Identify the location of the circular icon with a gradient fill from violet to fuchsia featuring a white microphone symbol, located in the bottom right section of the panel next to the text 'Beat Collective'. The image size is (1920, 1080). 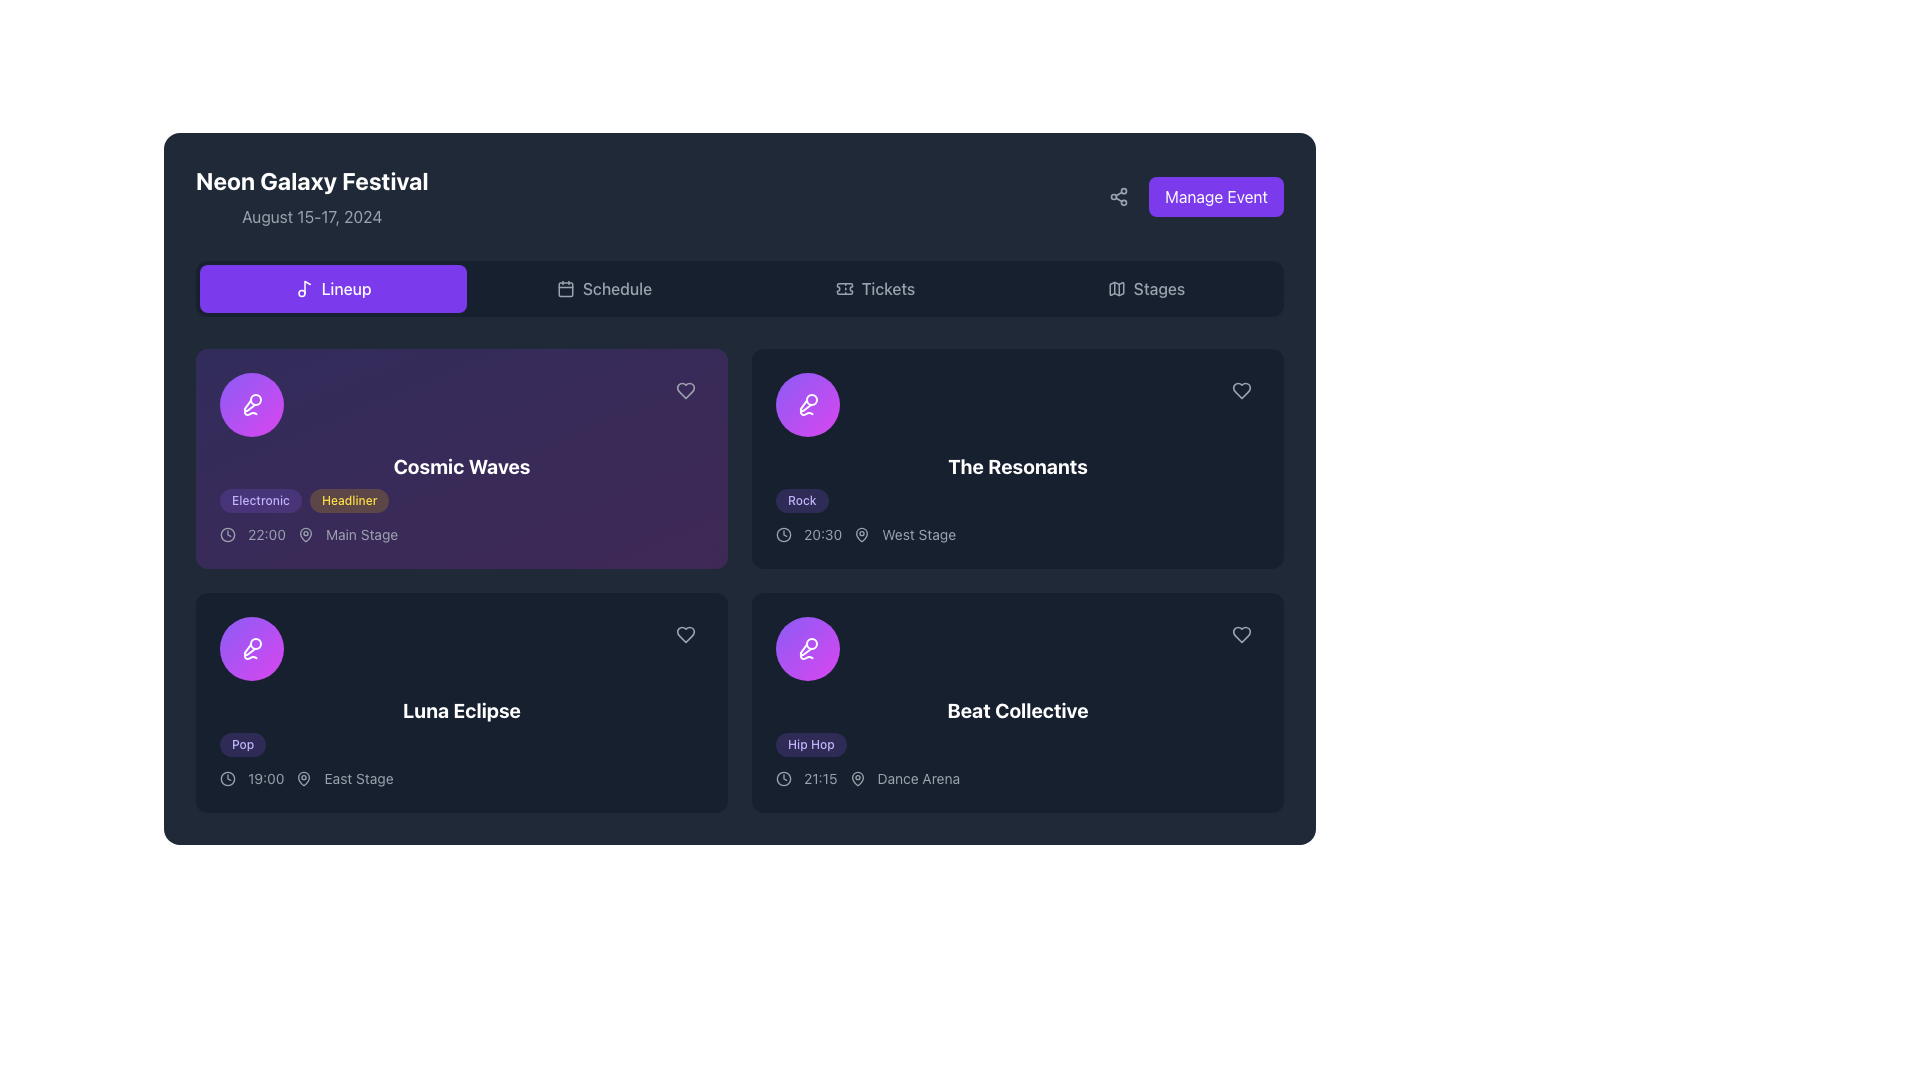
(807, 648).